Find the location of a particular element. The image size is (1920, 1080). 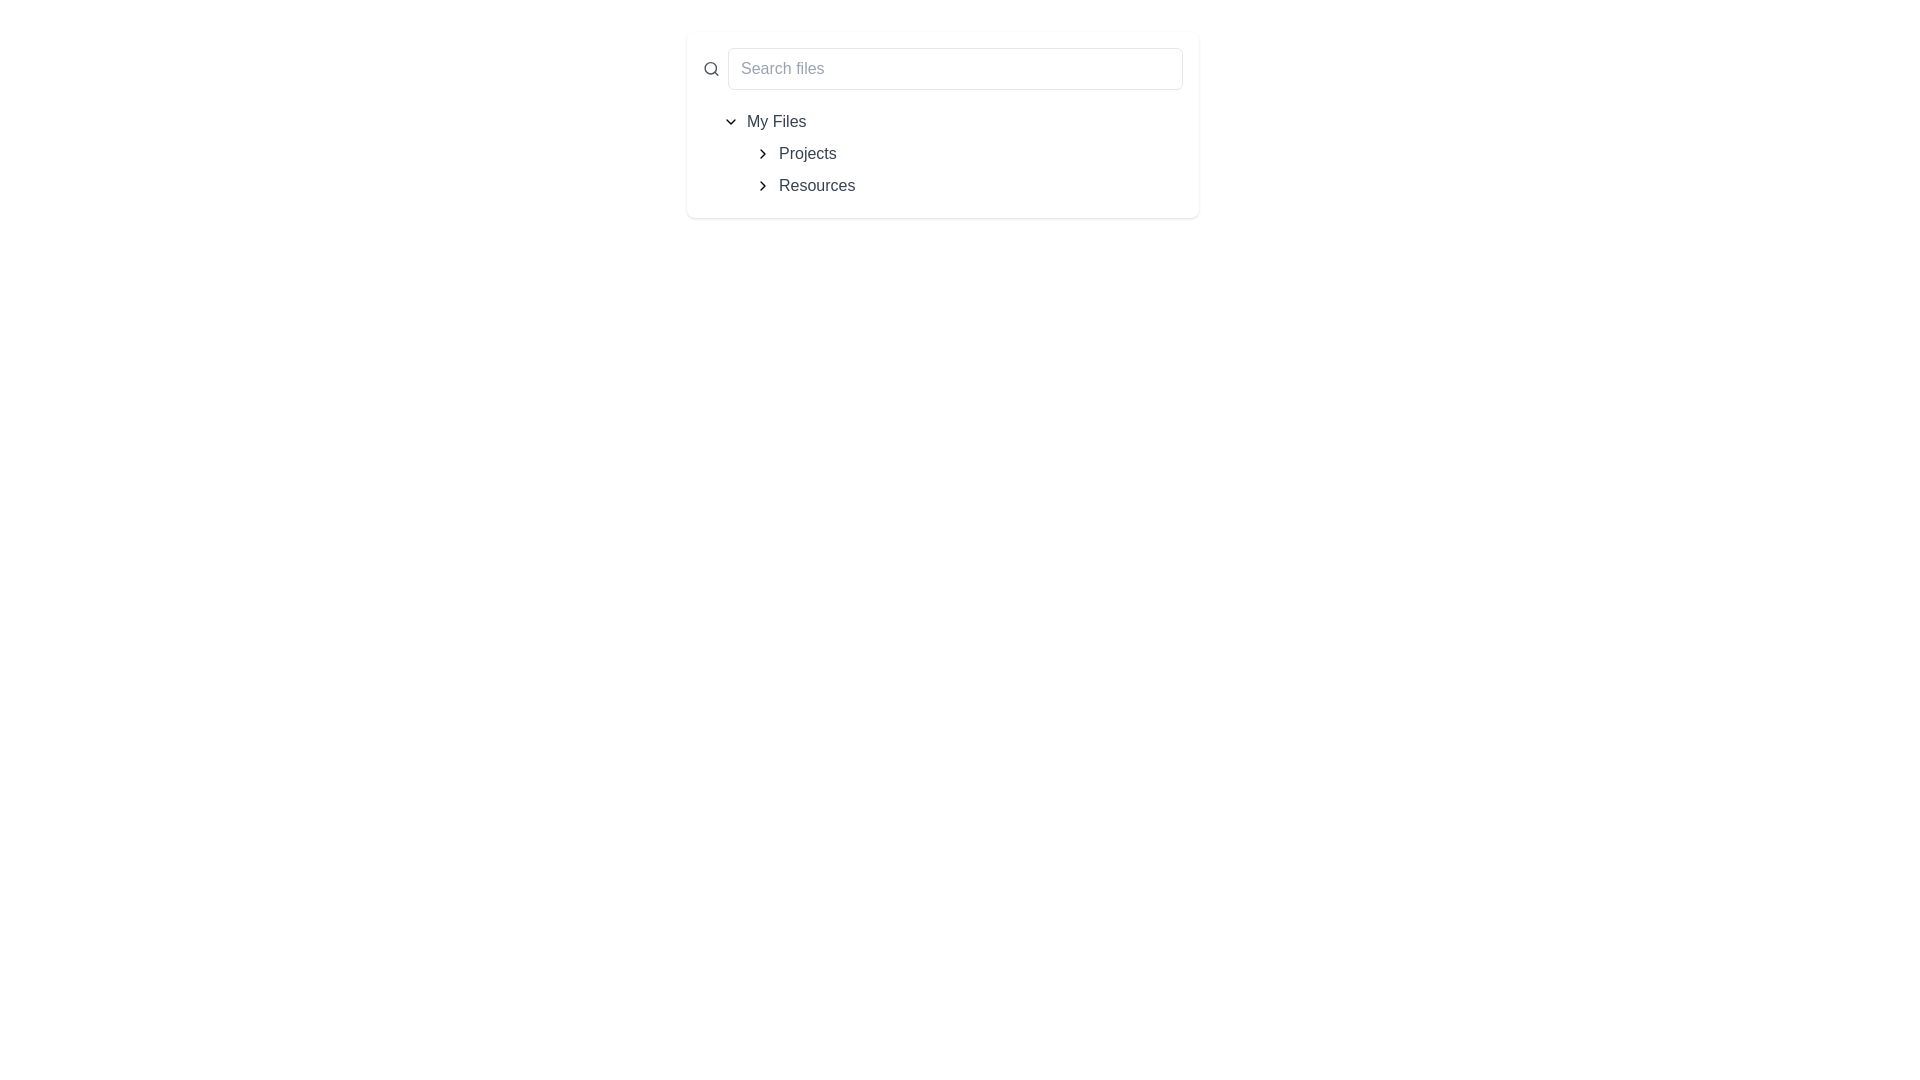

the toggle icon for the 'Resources' section is located at coordinates (762, 185).